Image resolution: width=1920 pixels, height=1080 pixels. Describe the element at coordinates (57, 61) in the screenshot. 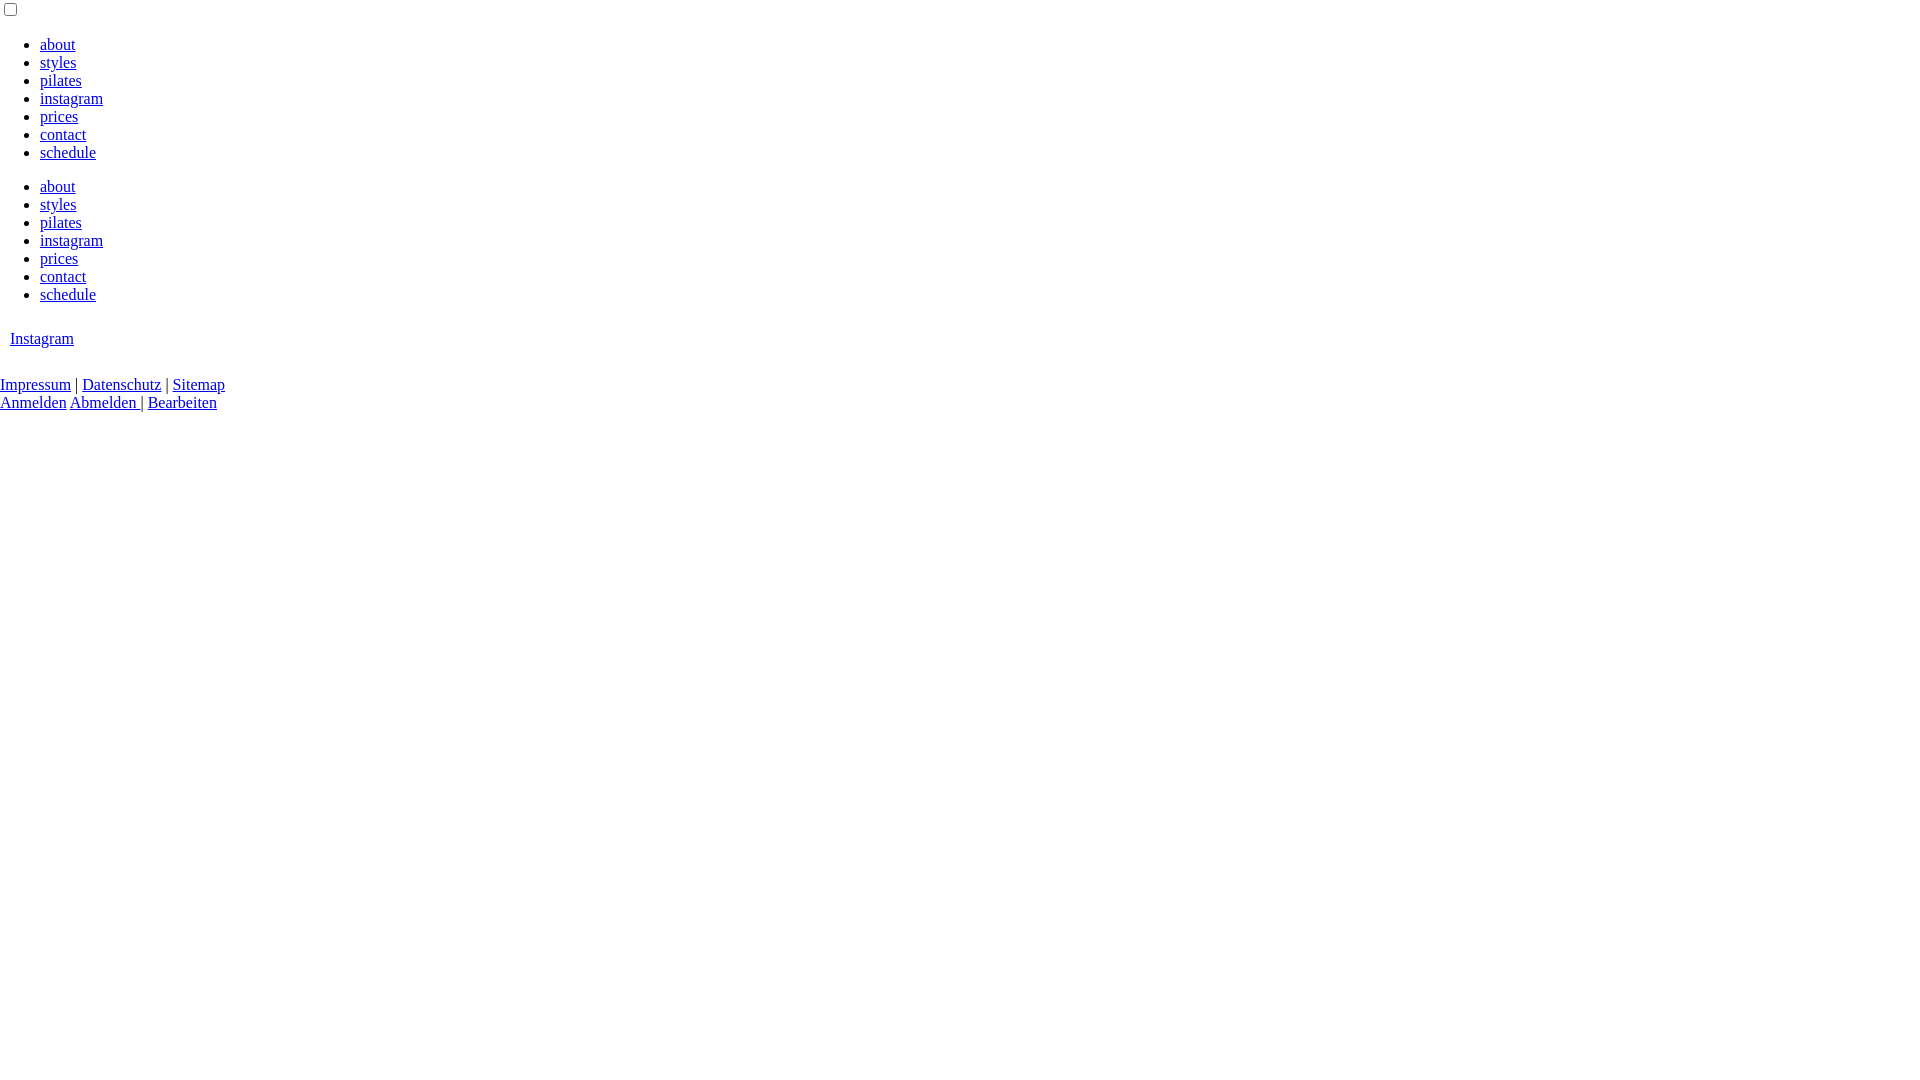

I see `'styles'` at that location.